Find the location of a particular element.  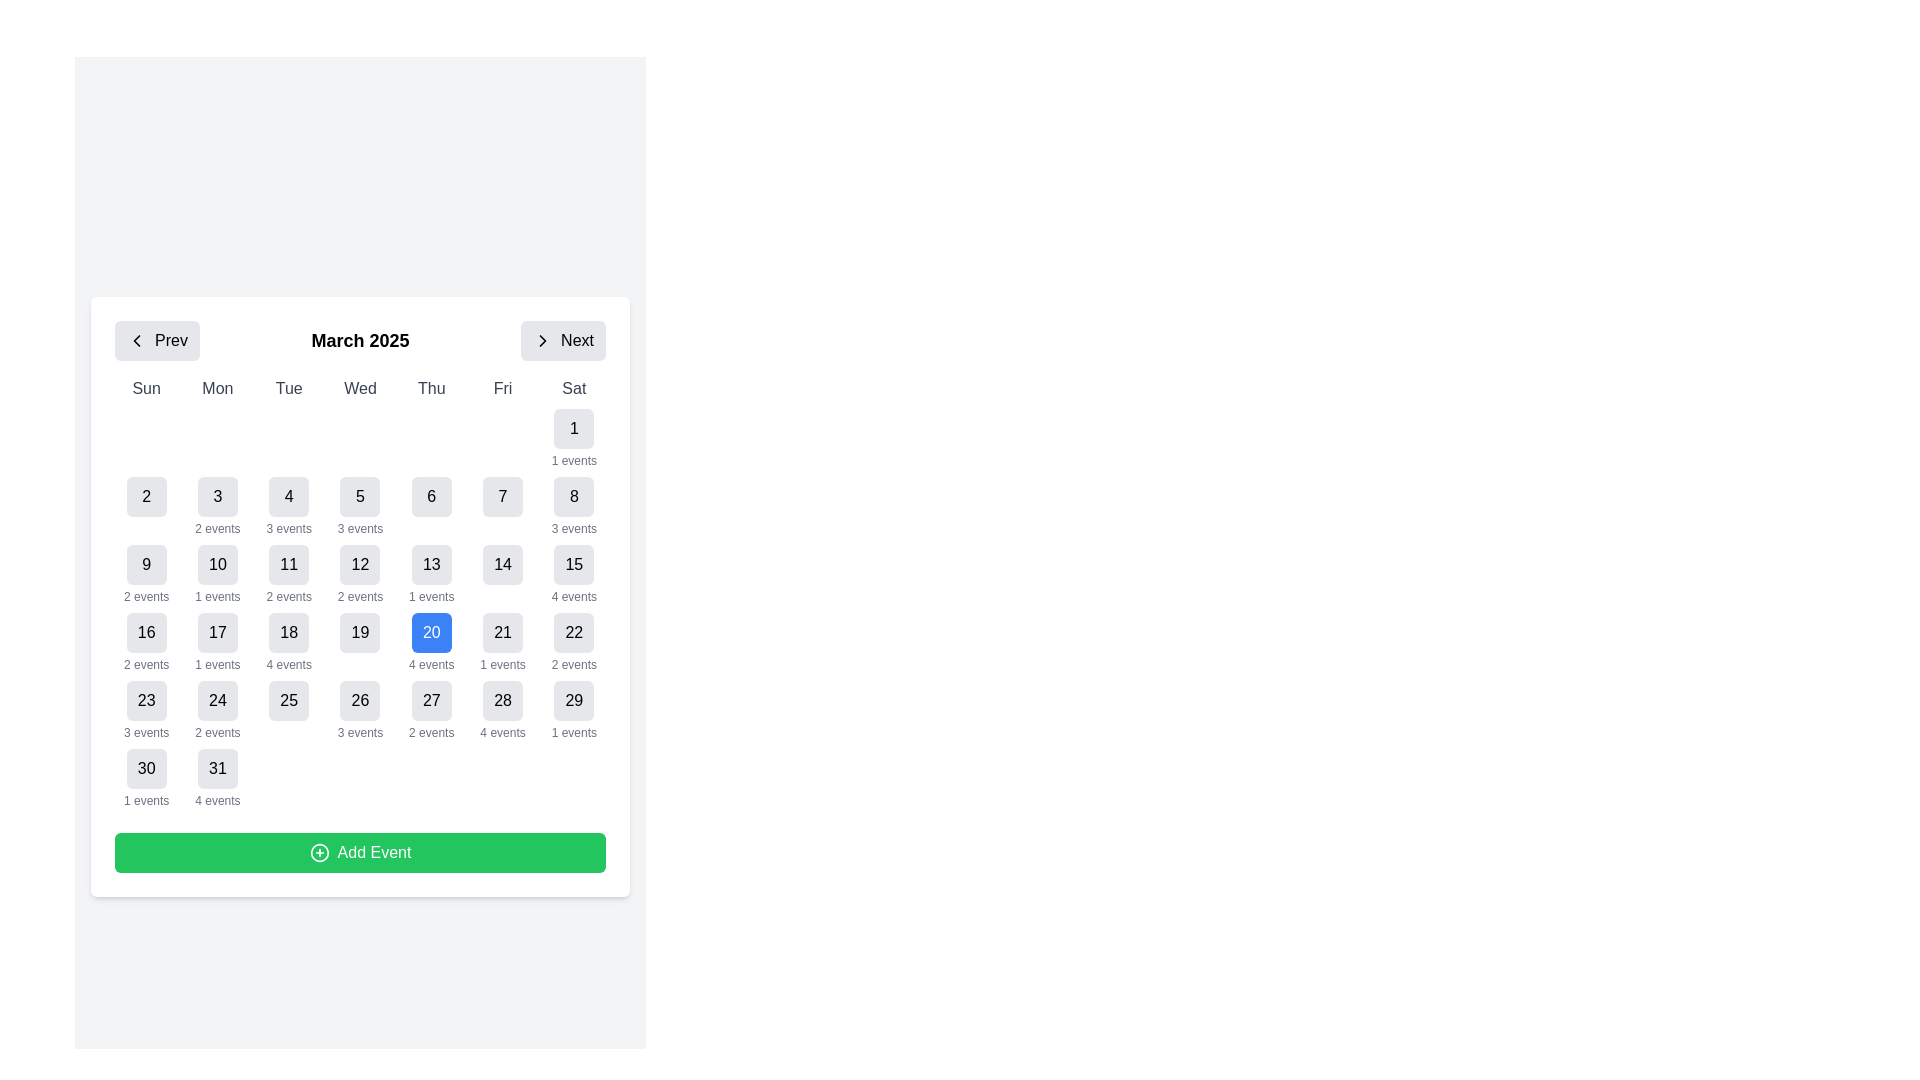

the text element displaying 'Wed' is located at coordinates (360, 389).